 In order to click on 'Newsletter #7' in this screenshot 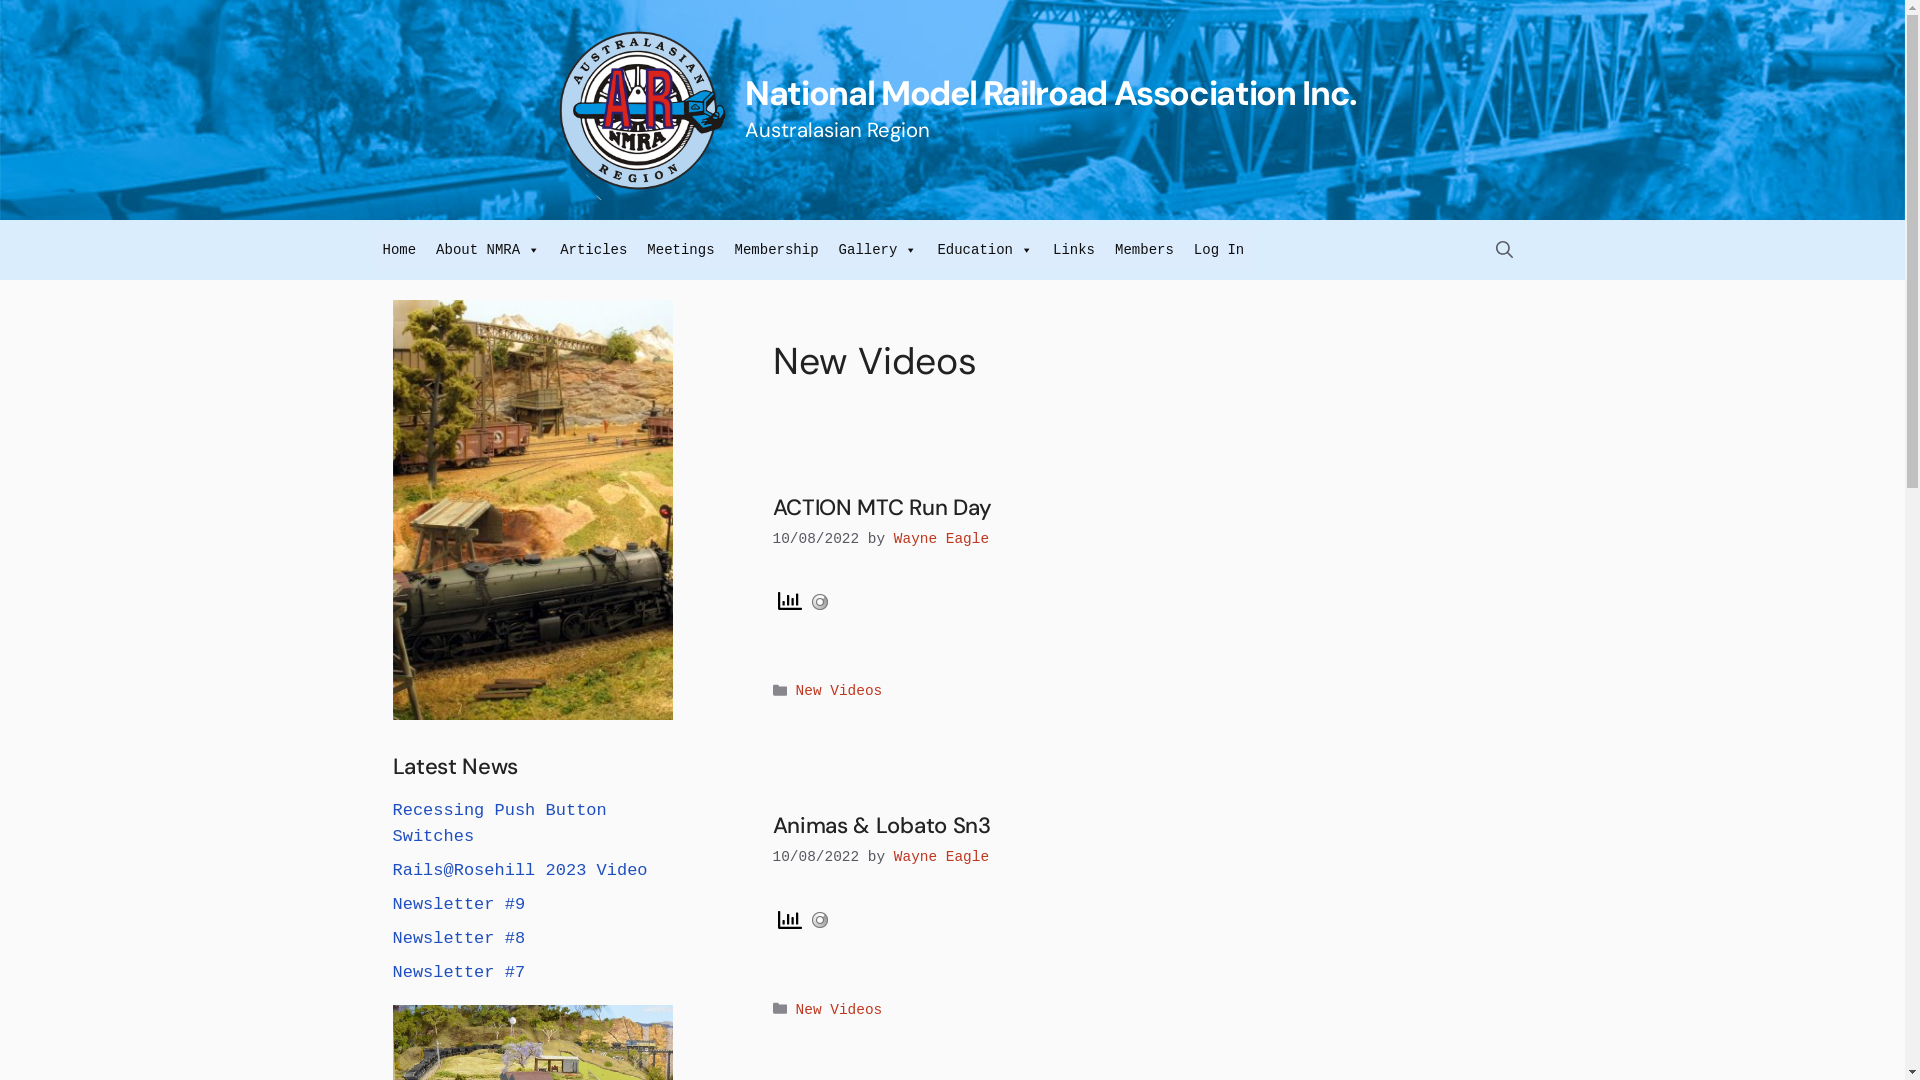, I will do `click(457, 971)`.